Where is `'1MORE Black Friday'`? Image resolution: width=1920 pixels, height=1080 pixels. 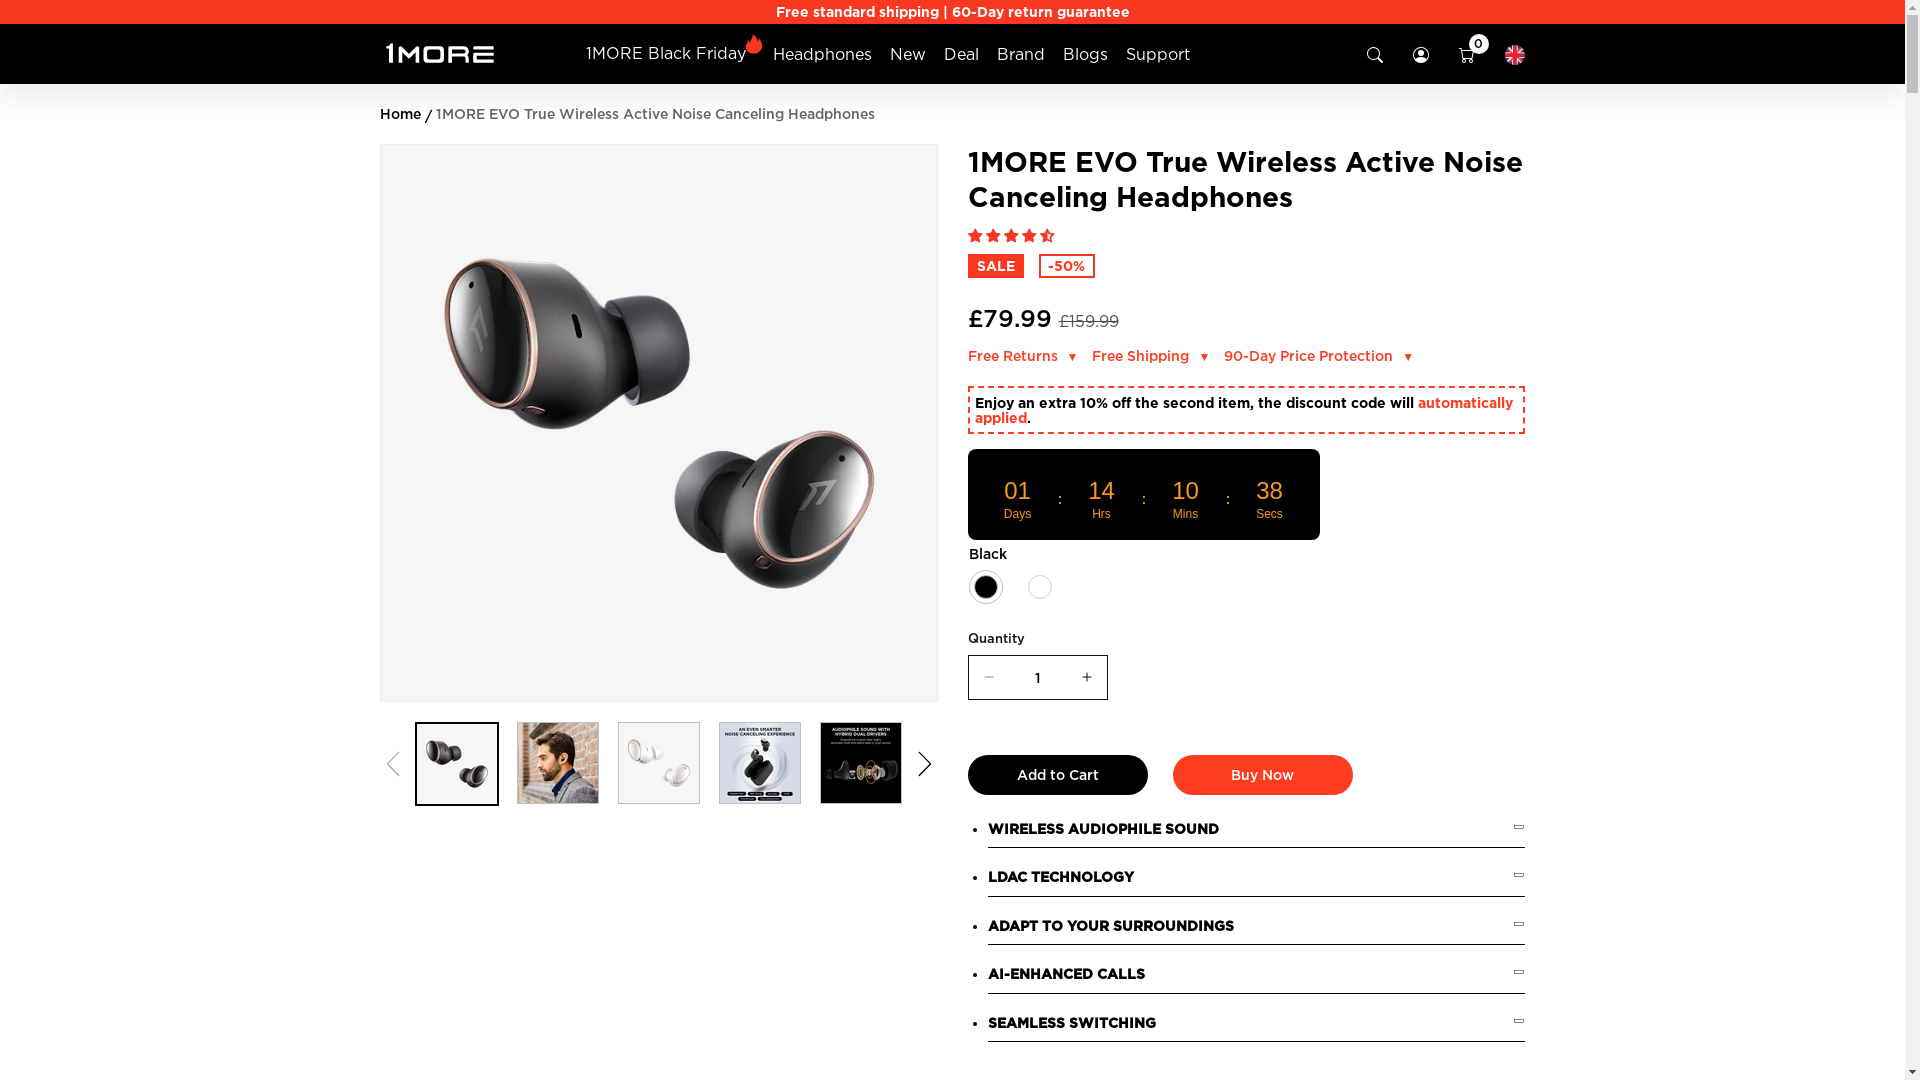 '1MORE Black Friday' is located at coordinates (666, 52).